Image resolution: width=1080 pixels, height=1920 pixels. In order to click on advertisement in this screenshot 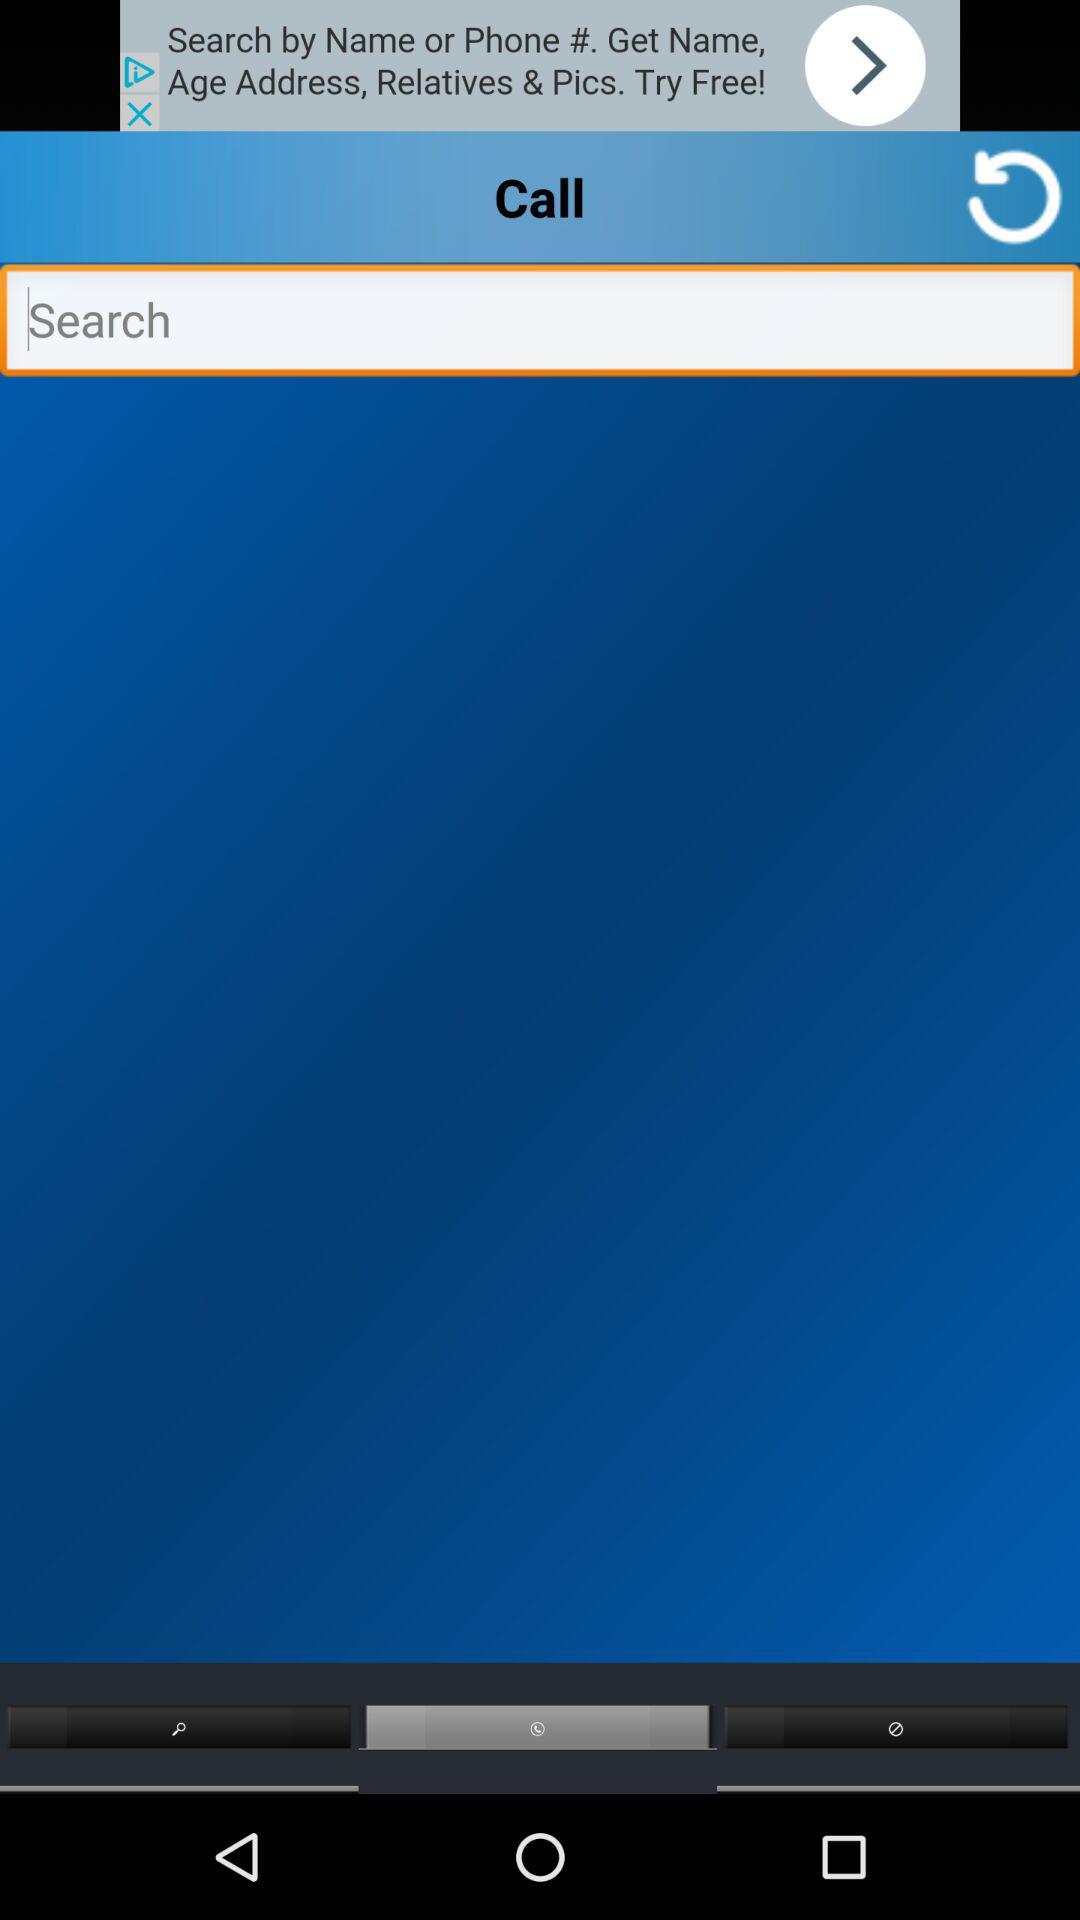, I will do `click(540, 65)`.